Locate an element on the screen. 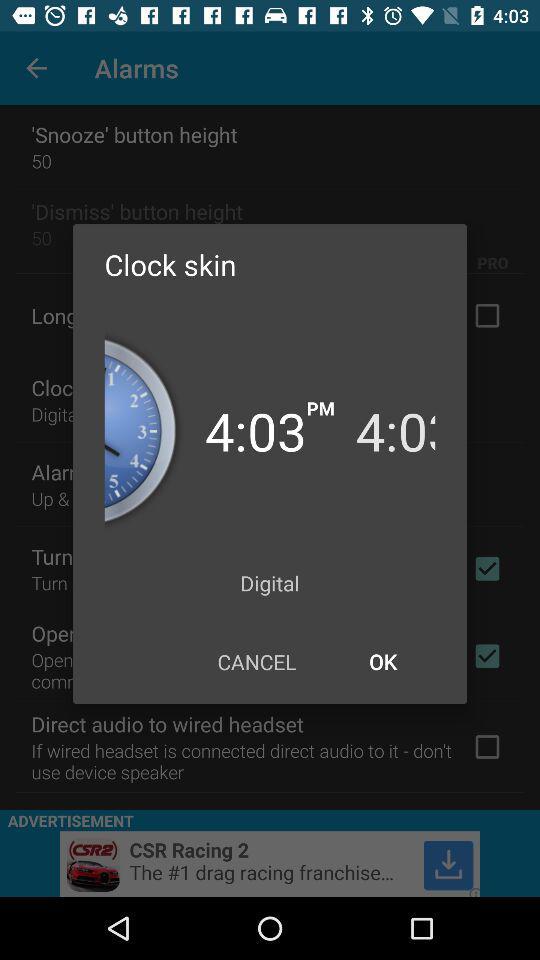 The height and width of the screenshot is (960, 540). the icon next to cancel icon is located at coordinates (382, 661).